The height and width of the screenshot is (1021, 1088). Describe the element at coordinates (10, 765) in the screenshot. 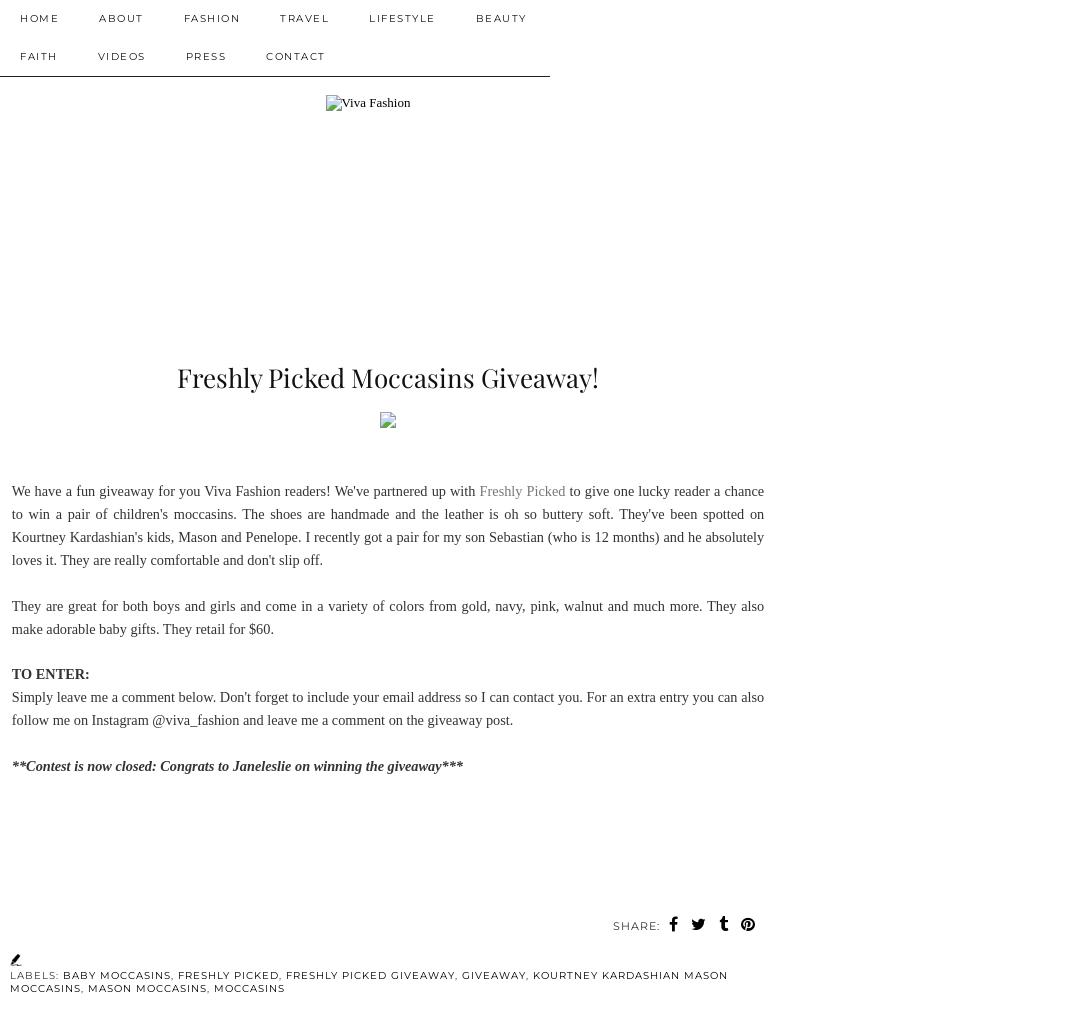

I see `'**Contest is now closed: Congrats to Janeleslie on winning the giveaway***'` at that location.